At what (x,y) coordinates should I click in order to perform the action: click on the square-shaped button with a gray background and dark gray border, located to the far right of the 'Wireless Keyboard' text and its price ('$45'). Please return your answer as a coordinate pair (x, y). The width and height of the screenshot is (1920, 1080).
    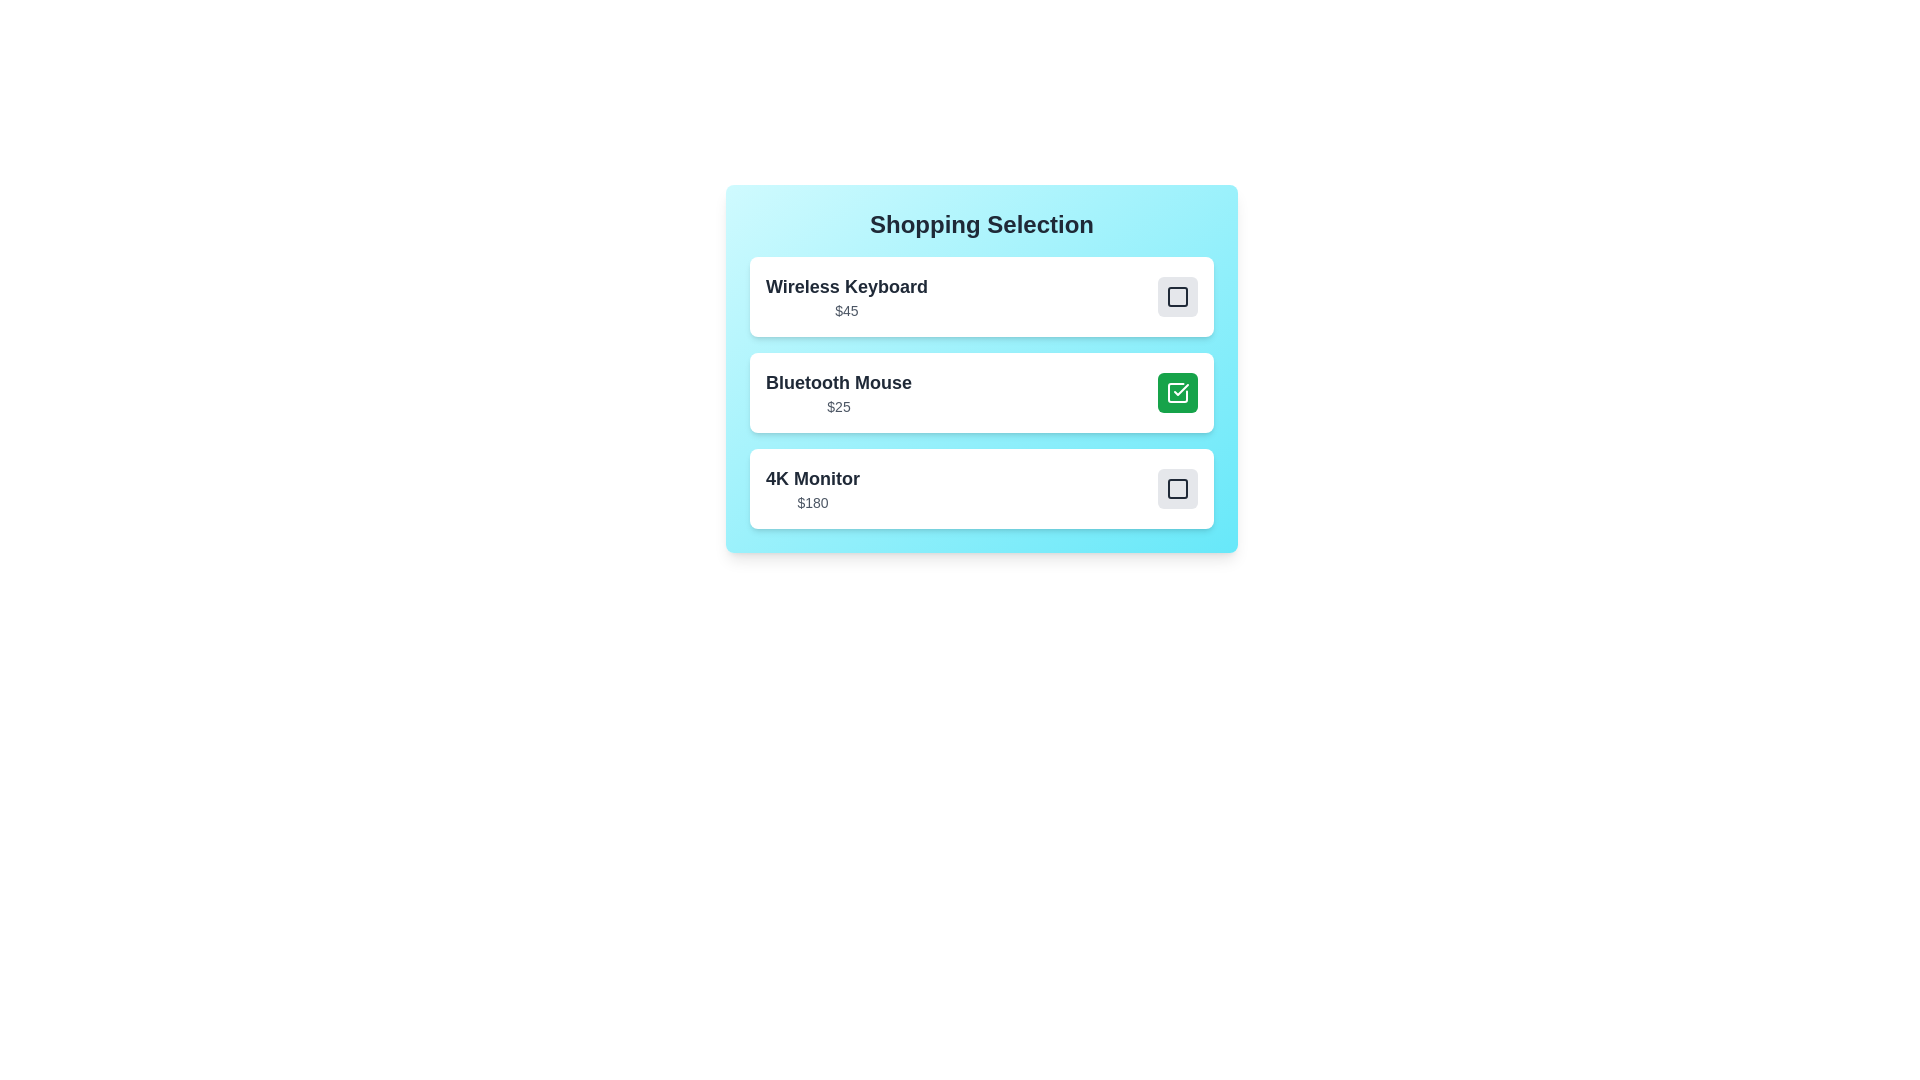
    Looking at the image, I should click on (1177, 297).